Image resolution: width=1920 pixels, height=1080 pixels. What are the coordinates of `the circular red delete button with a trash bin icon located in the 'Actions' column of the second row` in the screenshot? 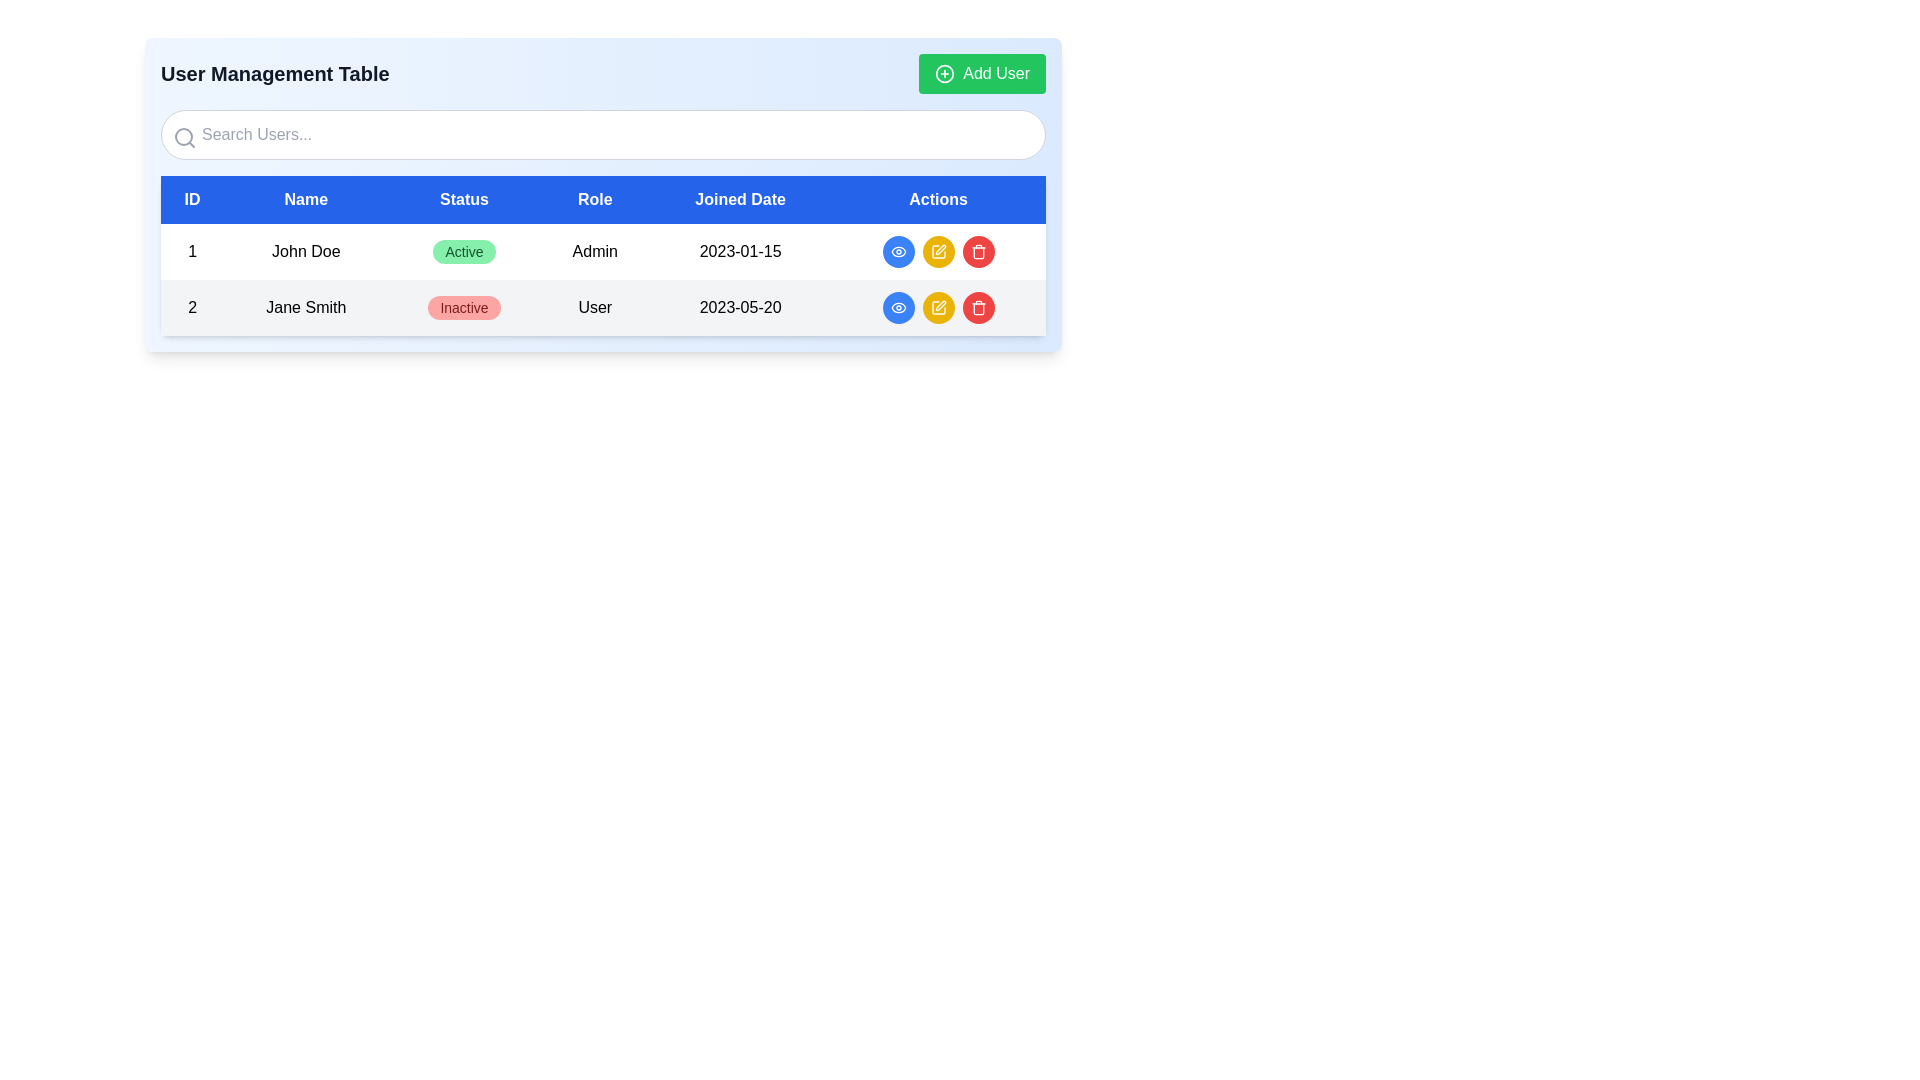 It's located at (978, 308).